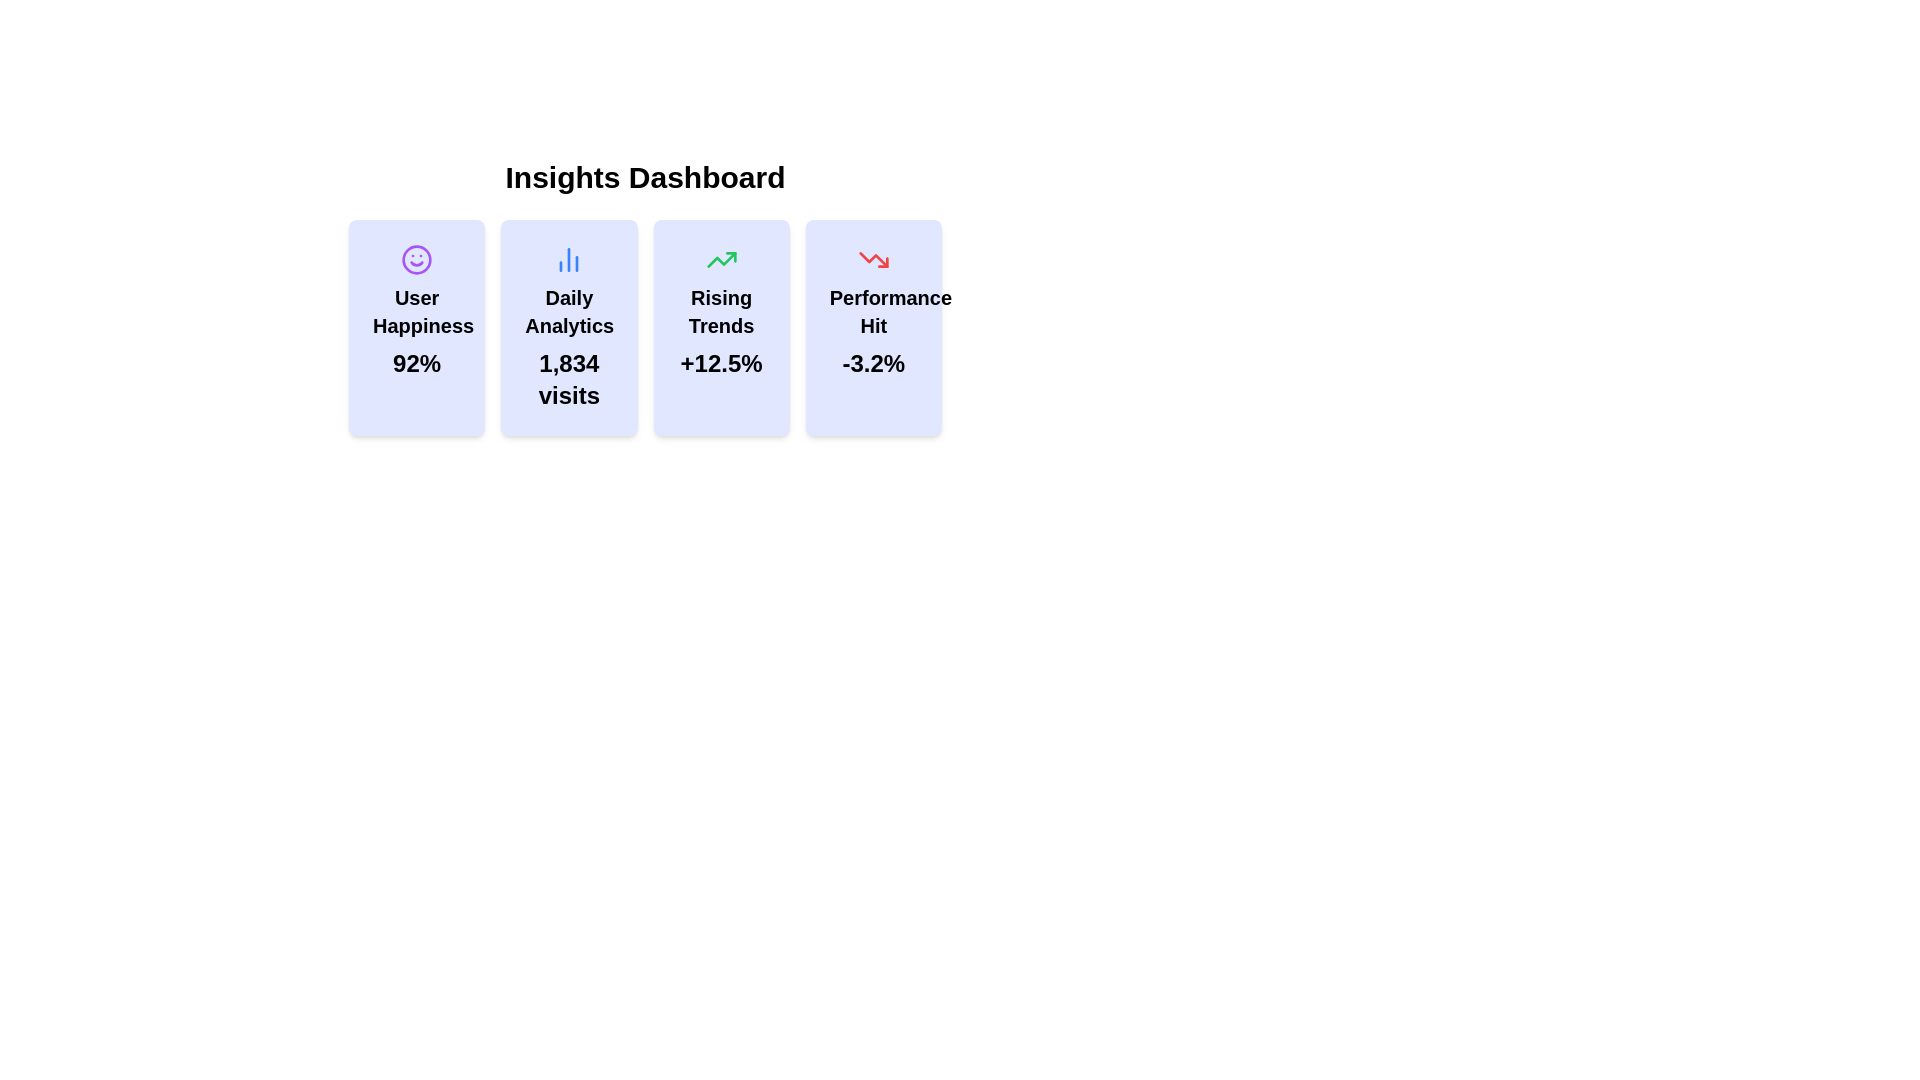  Describe the element at coordinates (720, 326) in the screenshot. I see `statistical figure '+12.5%' labeled as 'Rising Trends' on the informational card located in the third position of a 4-column grid layout` at that location.